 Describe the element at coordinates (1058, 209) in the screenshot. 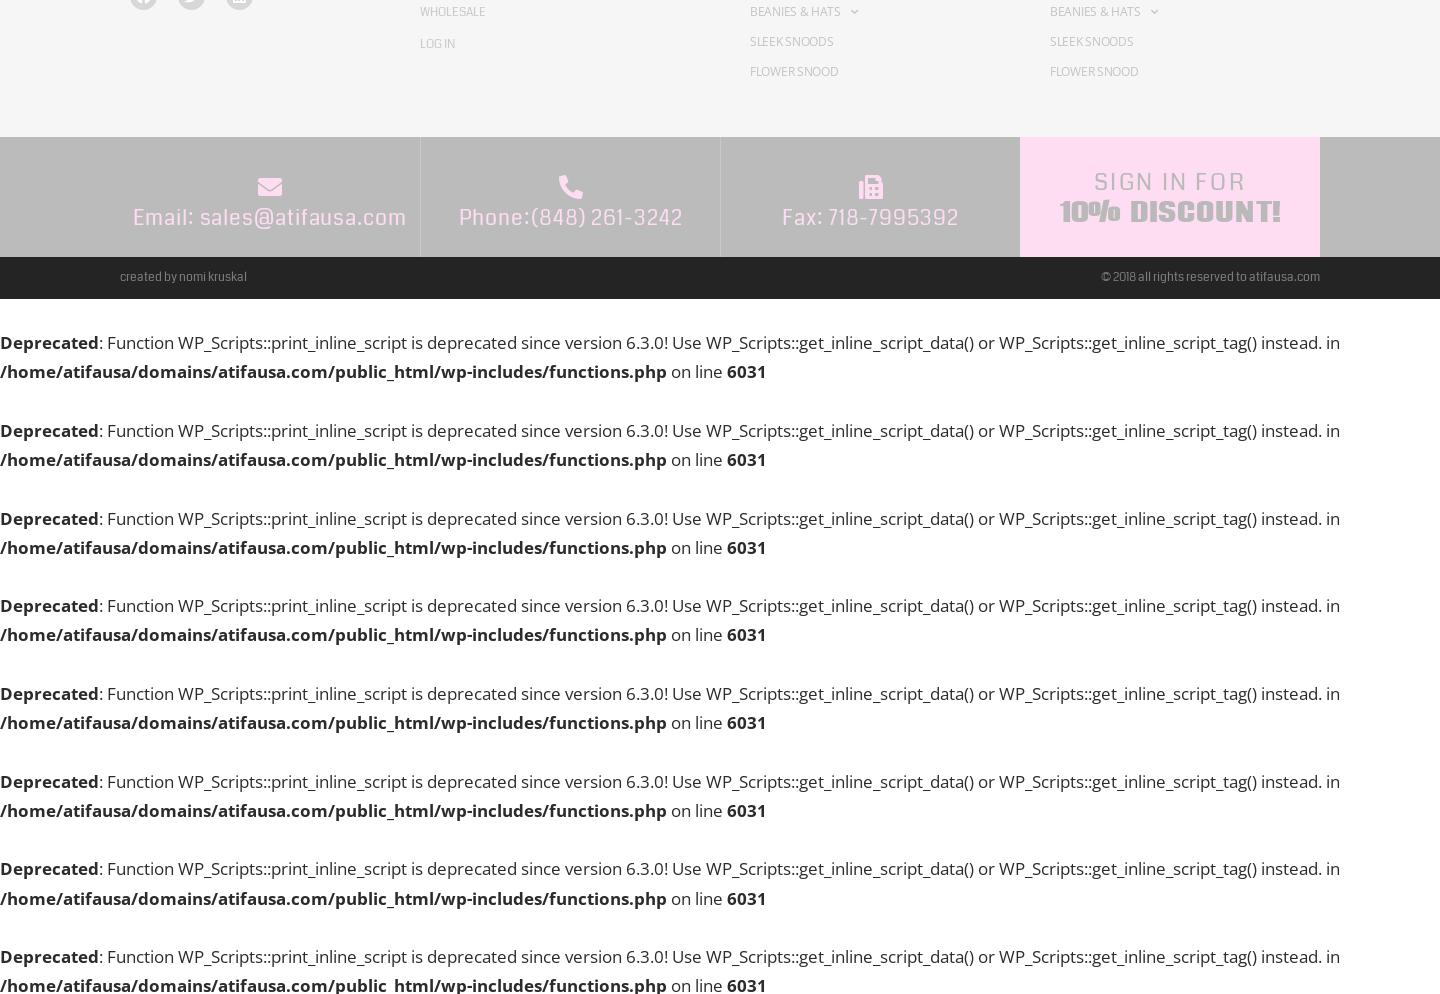

I see `'10% Discount!'` at that location.